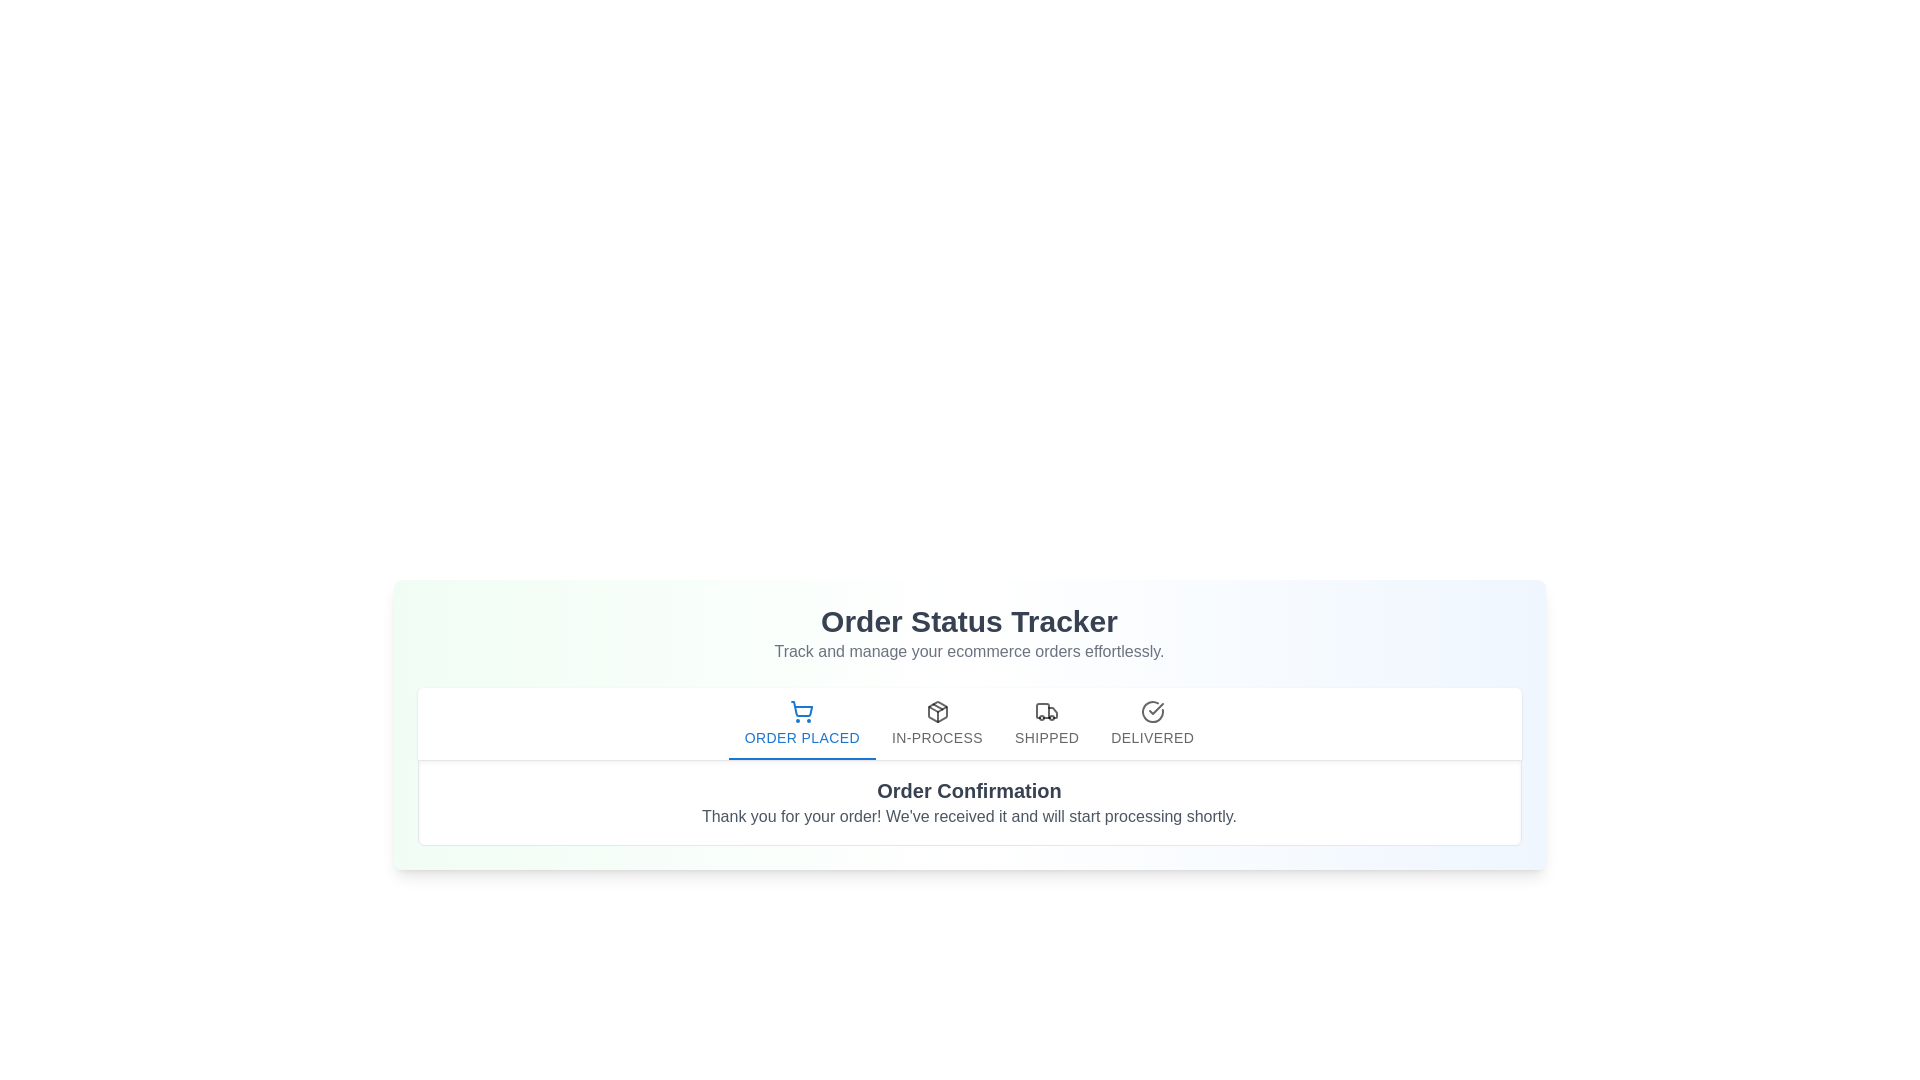  Describe the element at coordinates (1152, 724) in the screenshot. I see `the fourth tab button titled 'Delivery Status' in the 'Order Status Tabs' section` at that location.